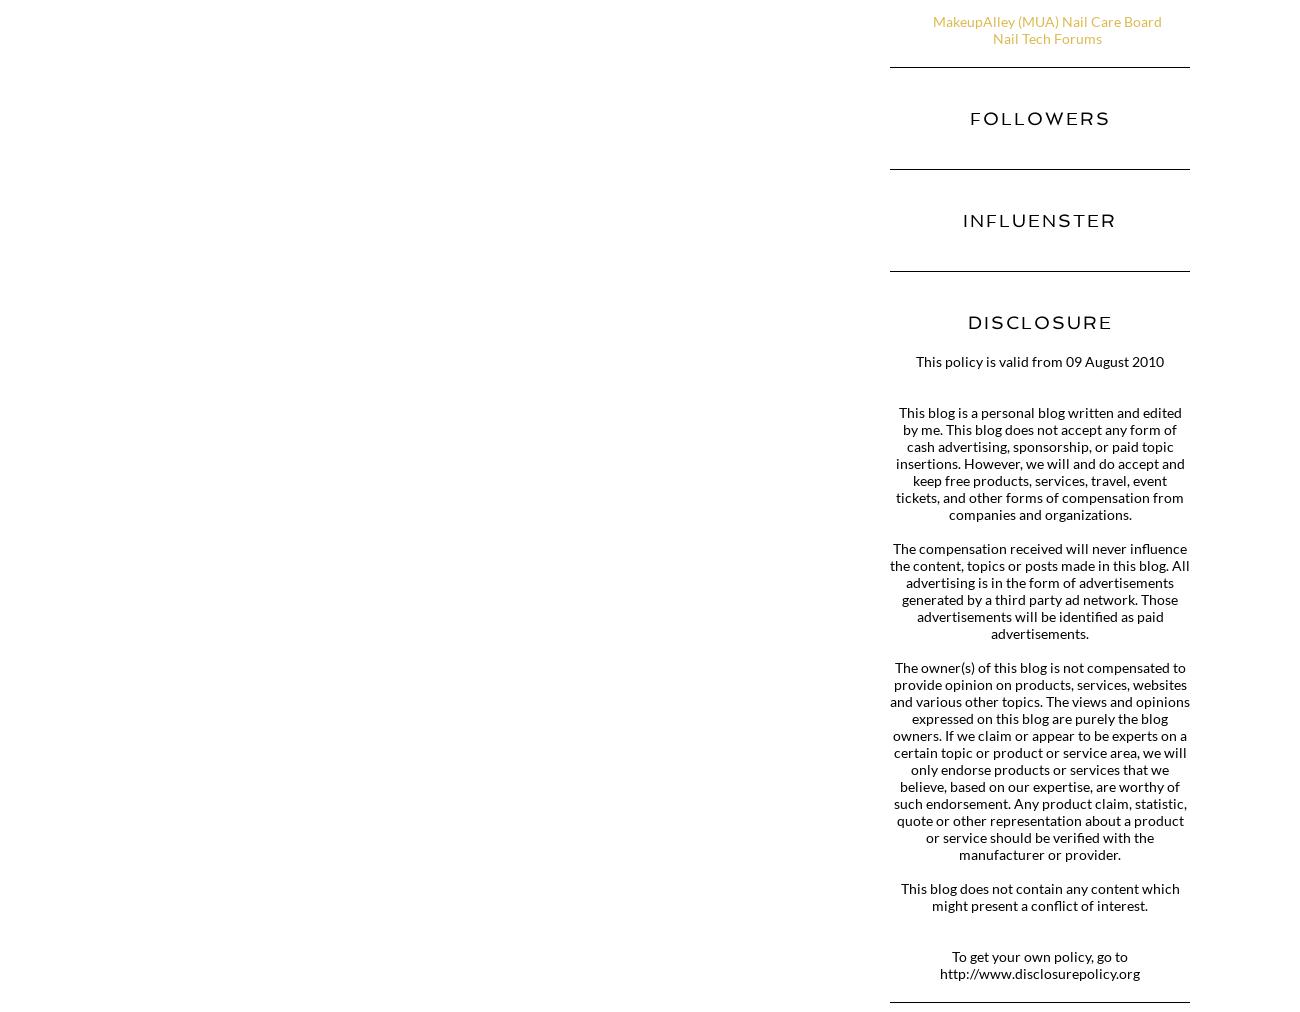  Describe the element at coordinates (1040, 965) in the screenshot. I see `'To get your own policy, go to http://www.disclosurepolicy.org'` at that location.